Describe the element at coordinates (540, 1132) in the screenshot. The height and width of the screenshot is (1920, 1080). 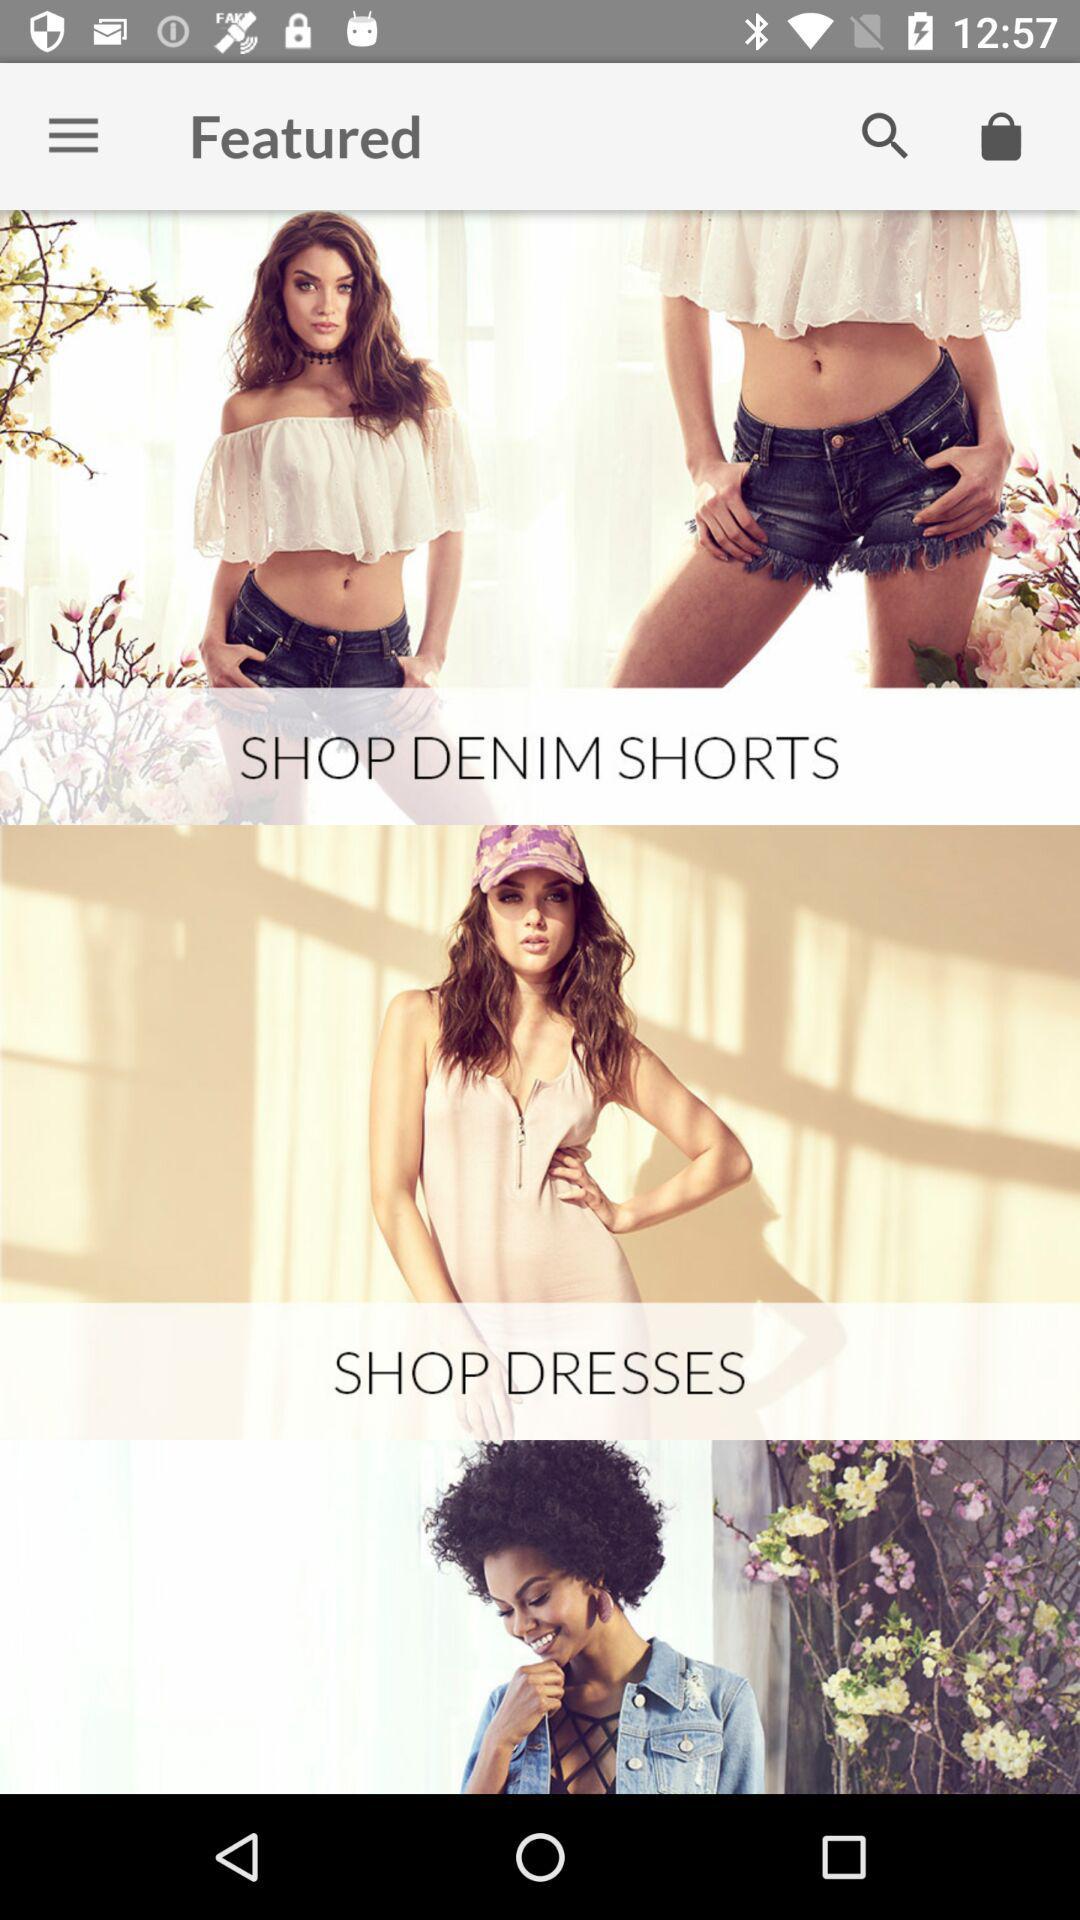
I see `picture of the page` at that location.